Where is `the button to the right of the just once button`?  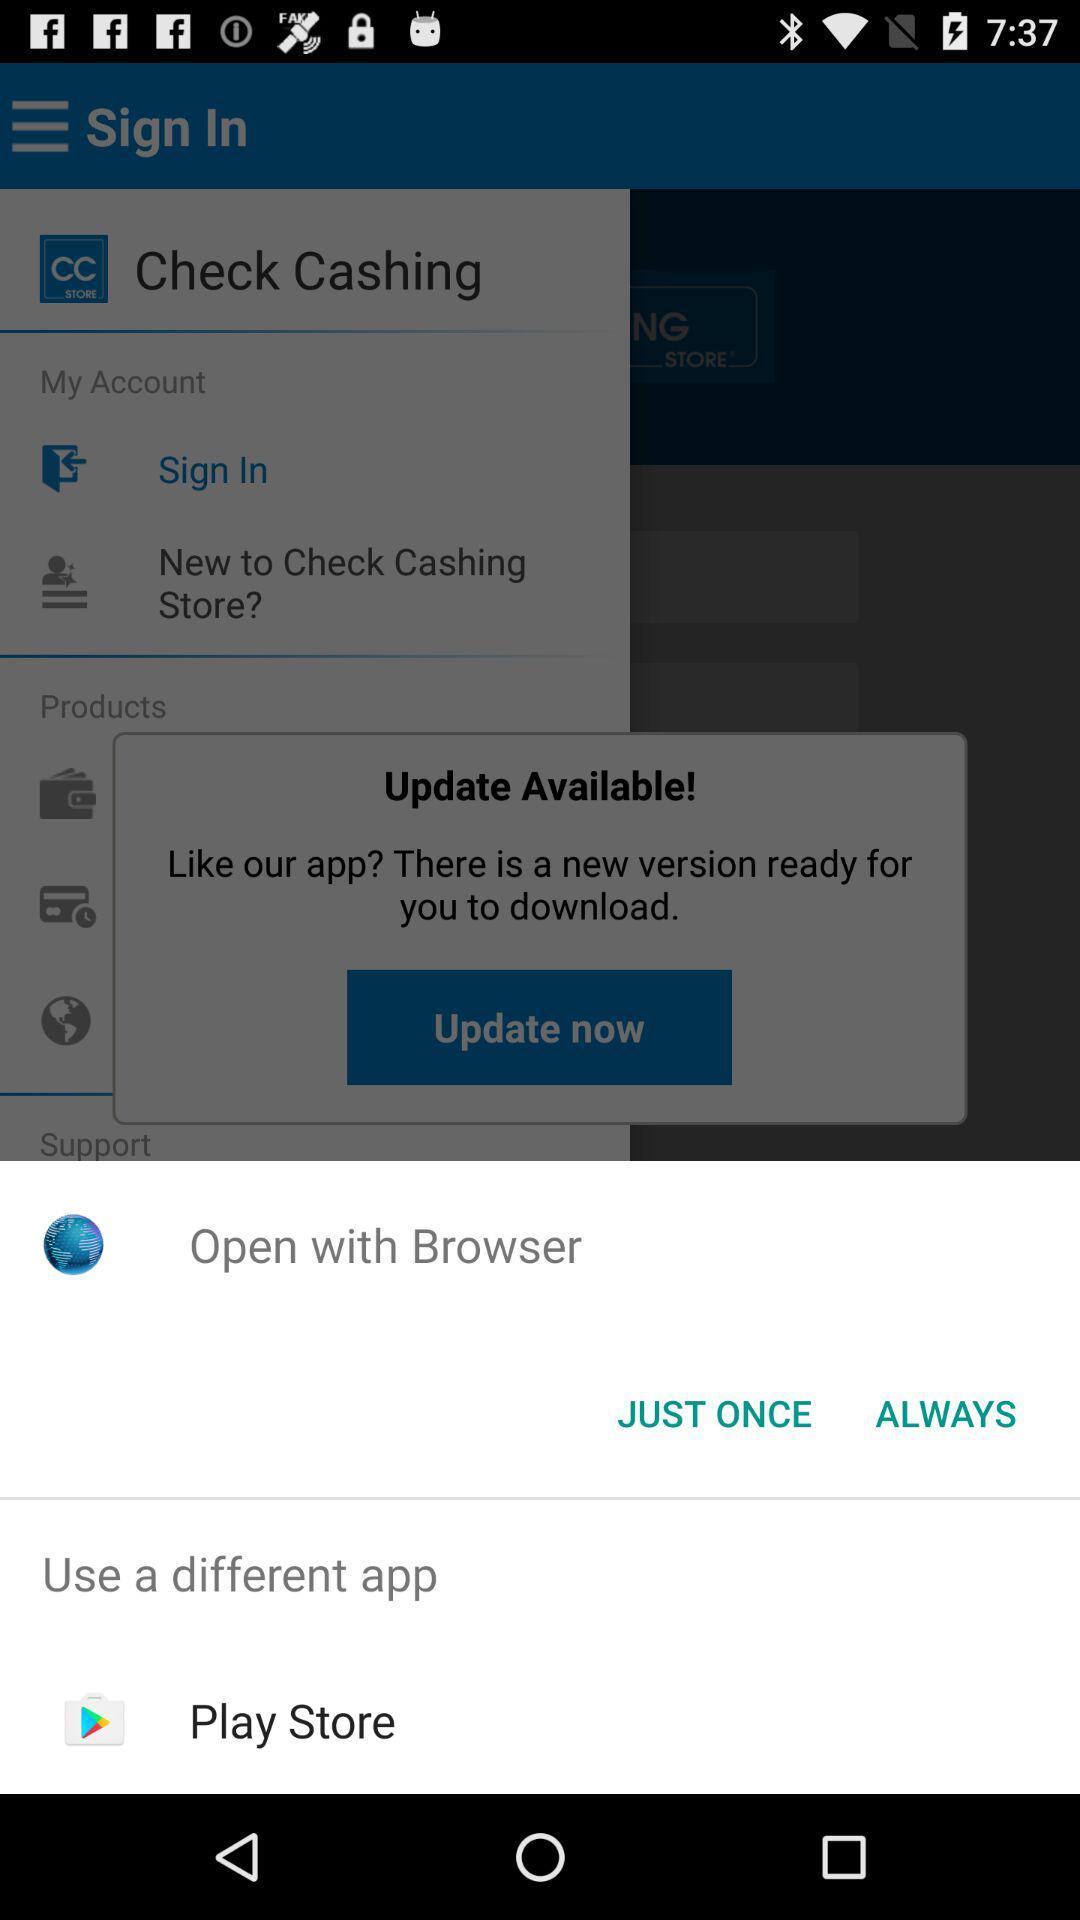 the button to the right of the just once button is located at coordinates (945, 1411).